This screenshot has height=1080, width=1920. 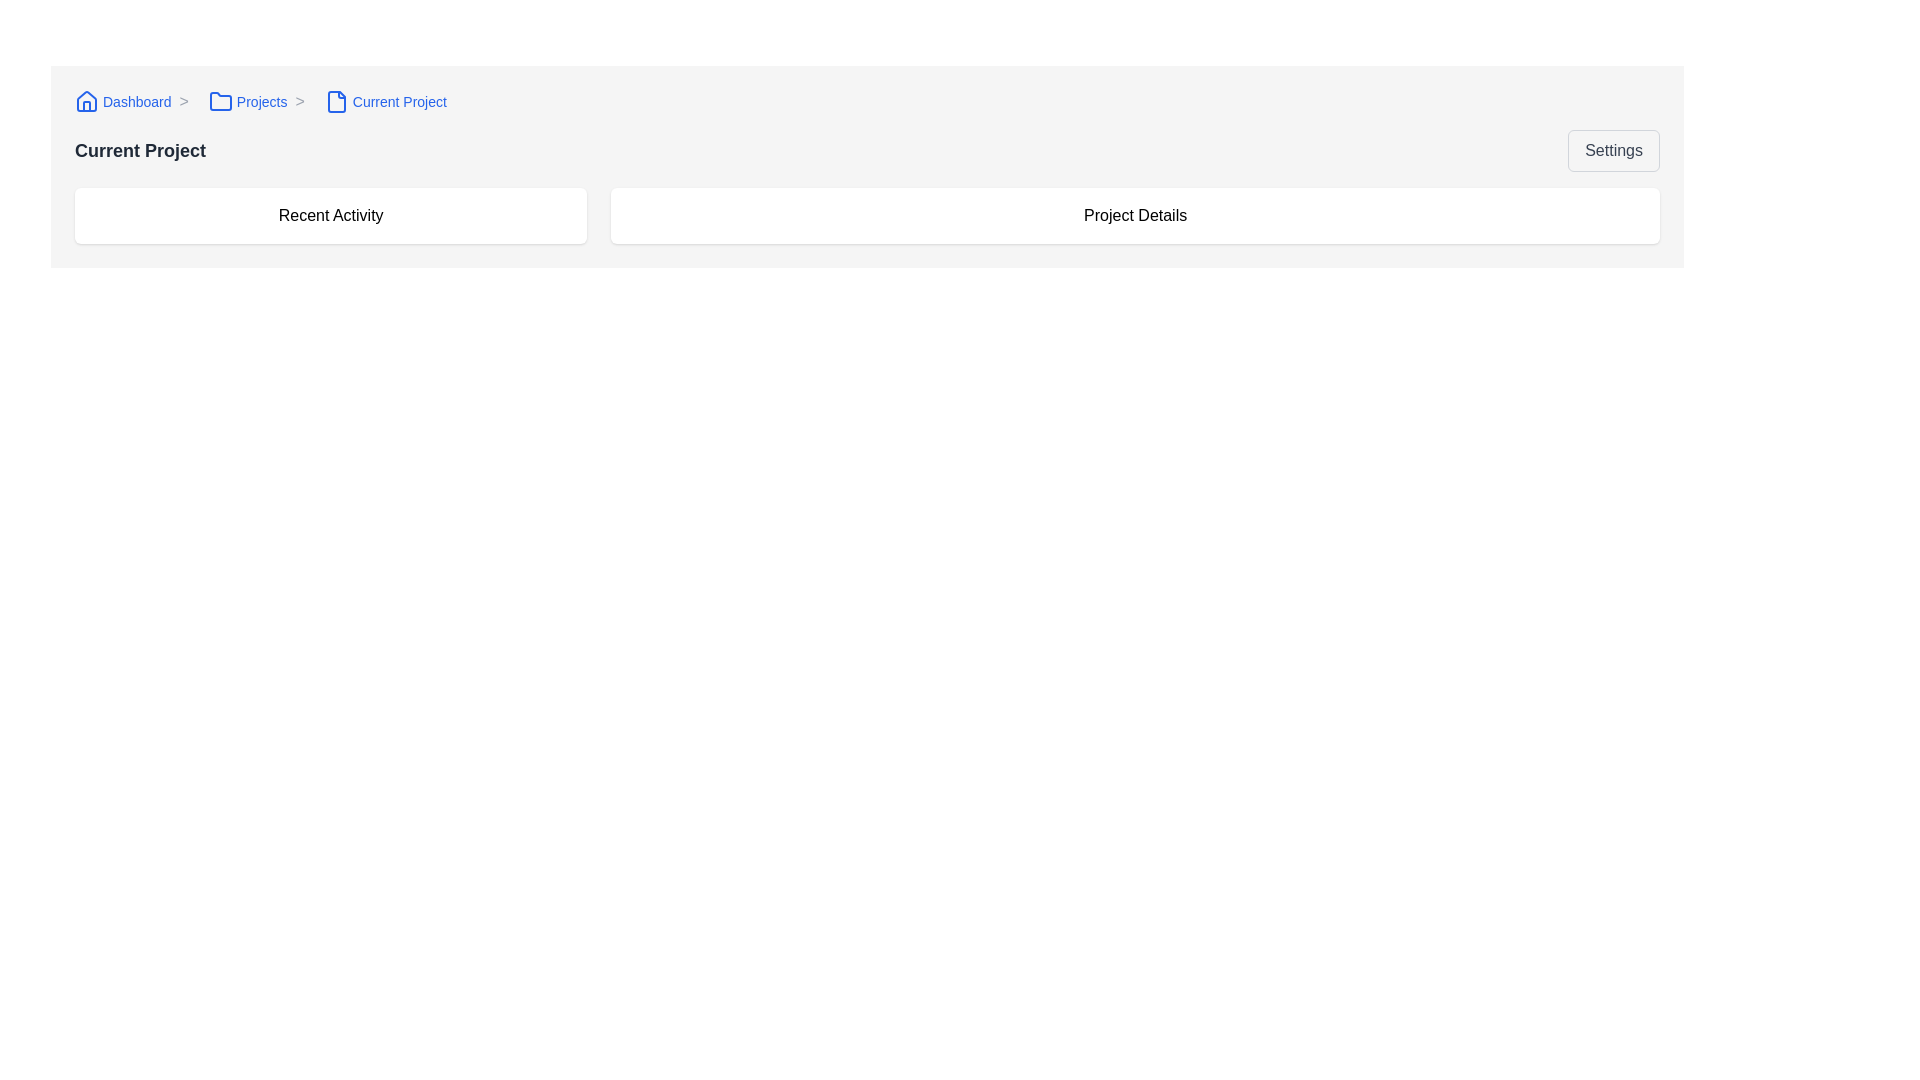 What do you see at coordinates (134, 101) in the screenshot?
I see `the Breadcrumb Navigation Link, which is the first item in the breadcrumb navigation bar` at bounding box center [134, 101].